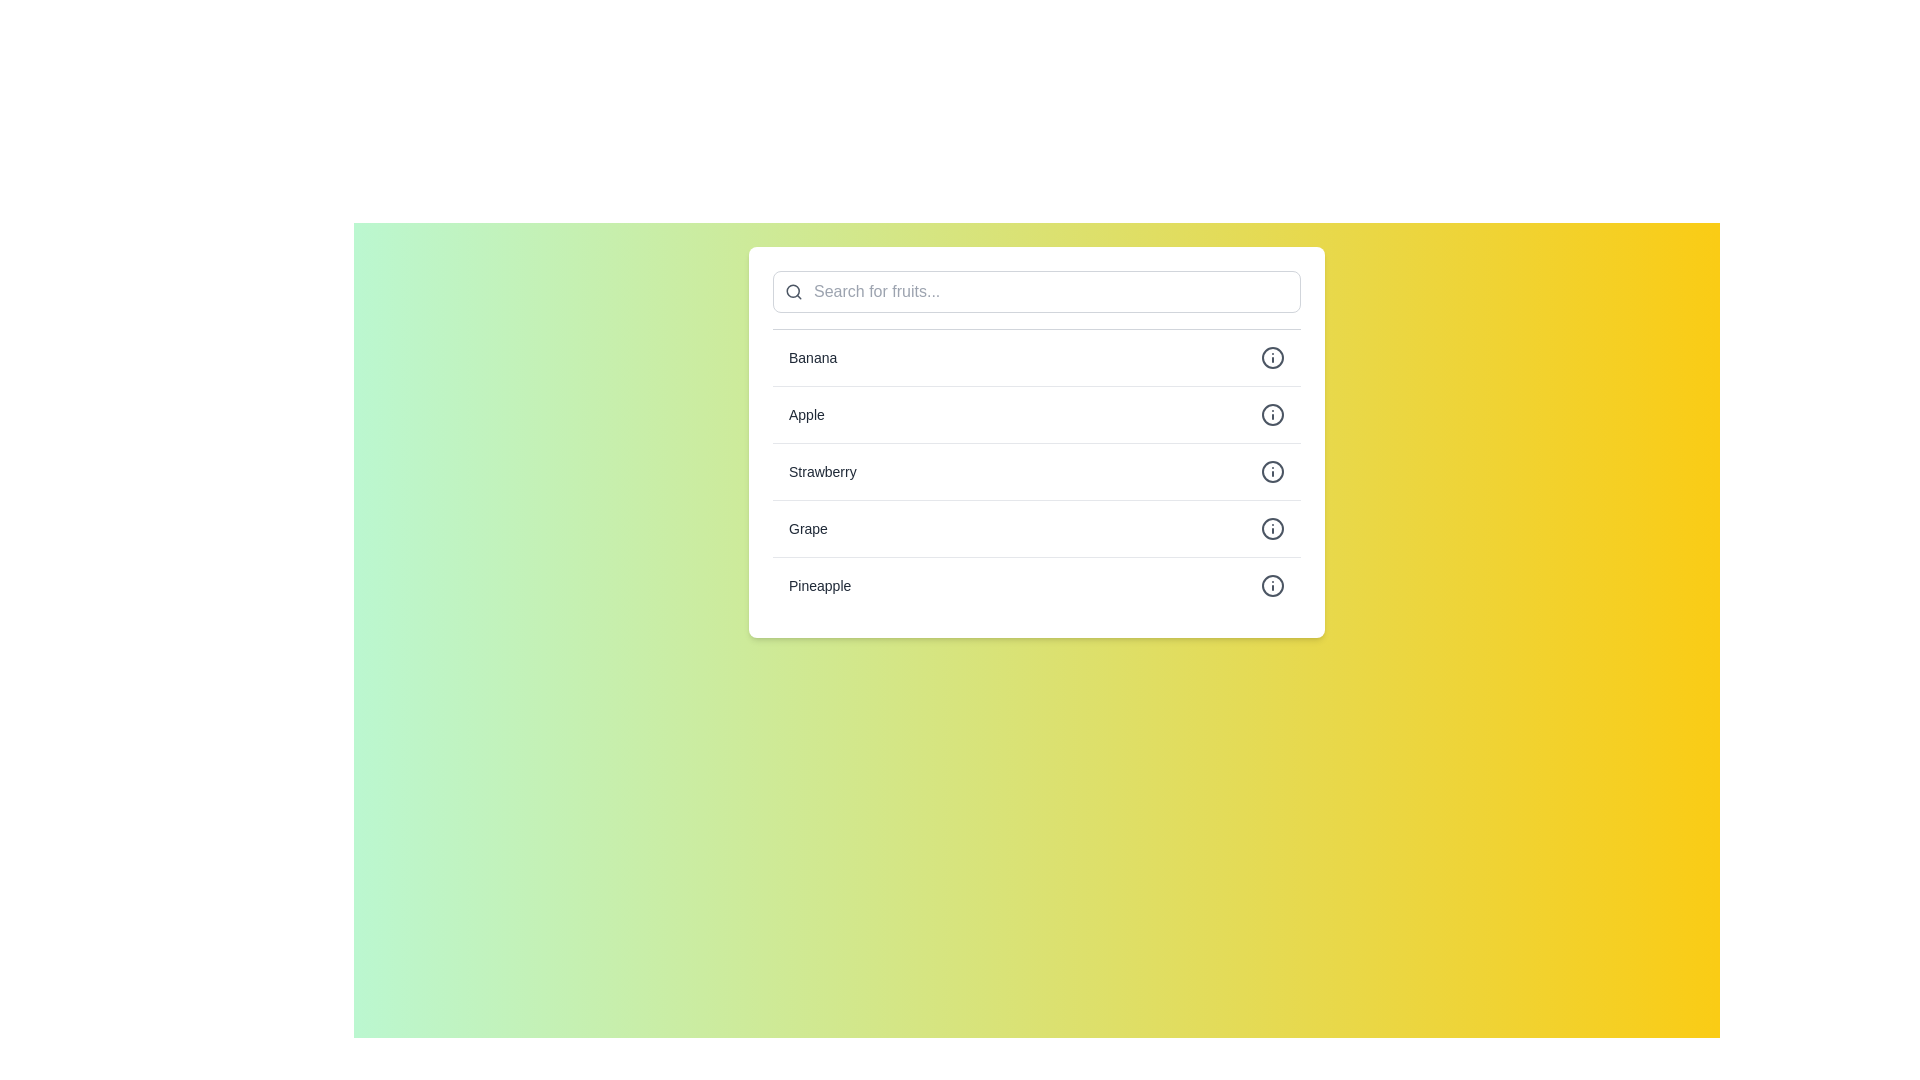 This screenshot has width=1920, height=1080. I want to click on the information icon located at the far right of the 'Banana' list item, so click(1271, 357).